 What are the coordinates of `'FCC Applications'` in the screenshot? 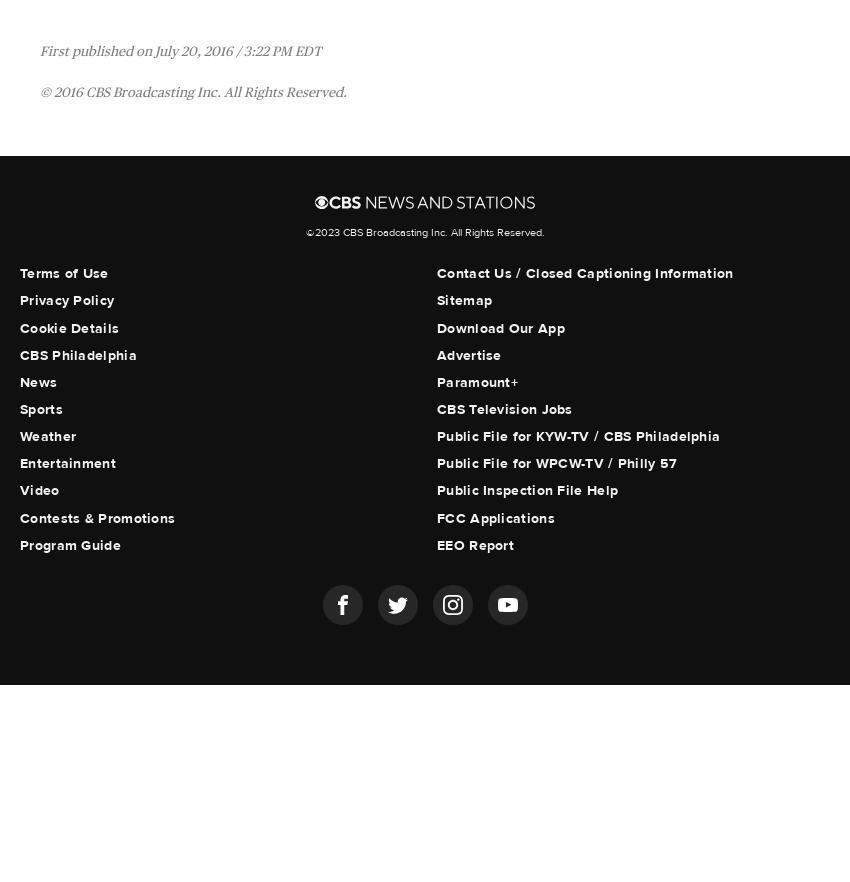 It's located at (495, 517).